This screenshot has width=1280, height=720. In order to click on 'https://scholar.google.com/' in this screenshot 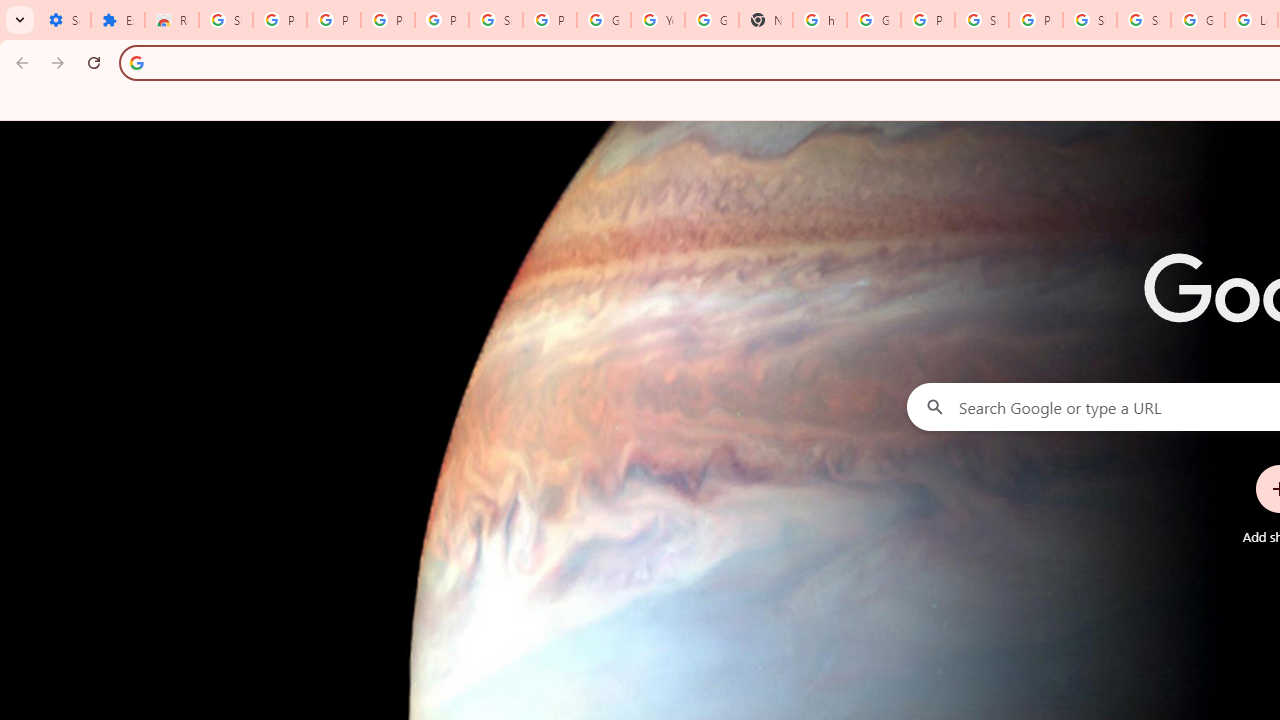, I will do `click(819, 20)`.